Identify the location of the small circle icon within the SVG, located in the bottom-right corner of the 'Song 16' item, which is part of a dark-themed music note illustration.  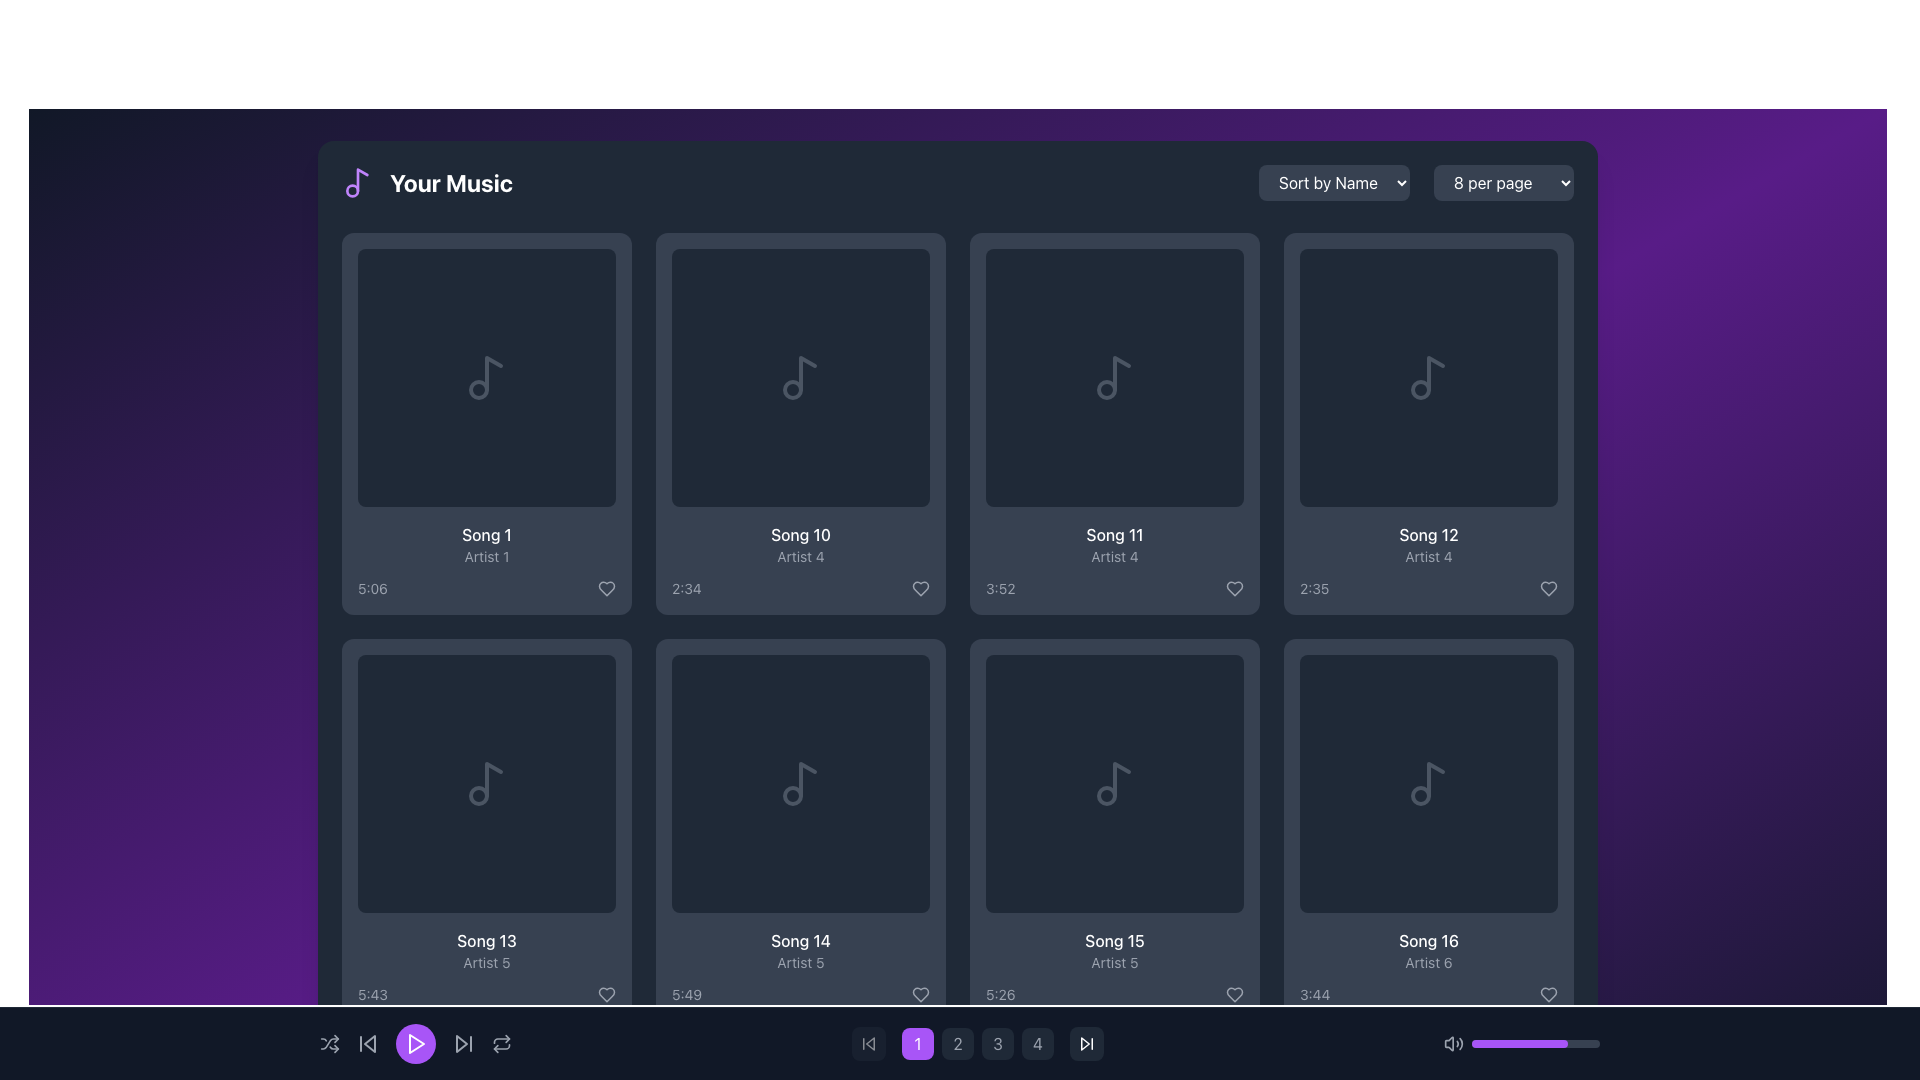
(1419, 794).